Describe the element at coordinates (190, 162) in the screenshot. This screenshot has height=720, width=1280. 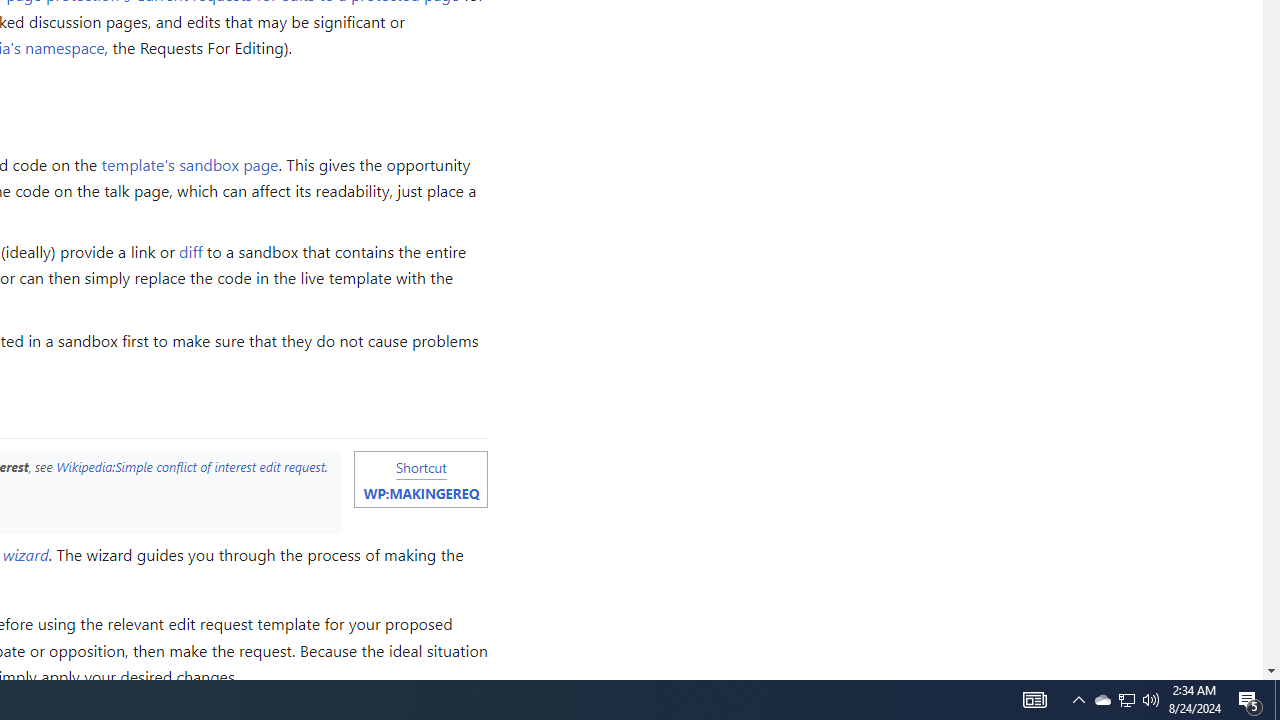
I see `'template'` at that location.